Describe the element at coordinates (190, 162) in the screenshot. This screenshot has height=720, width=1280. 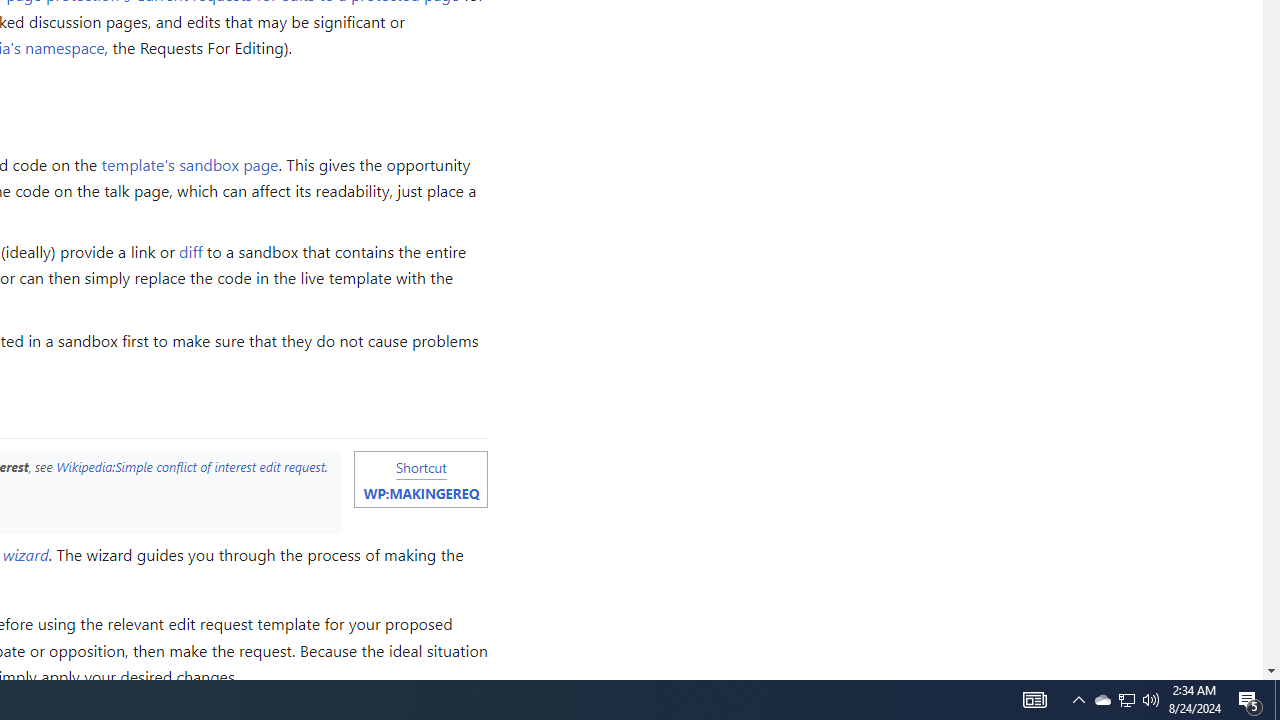
I see `'template'` at that location.